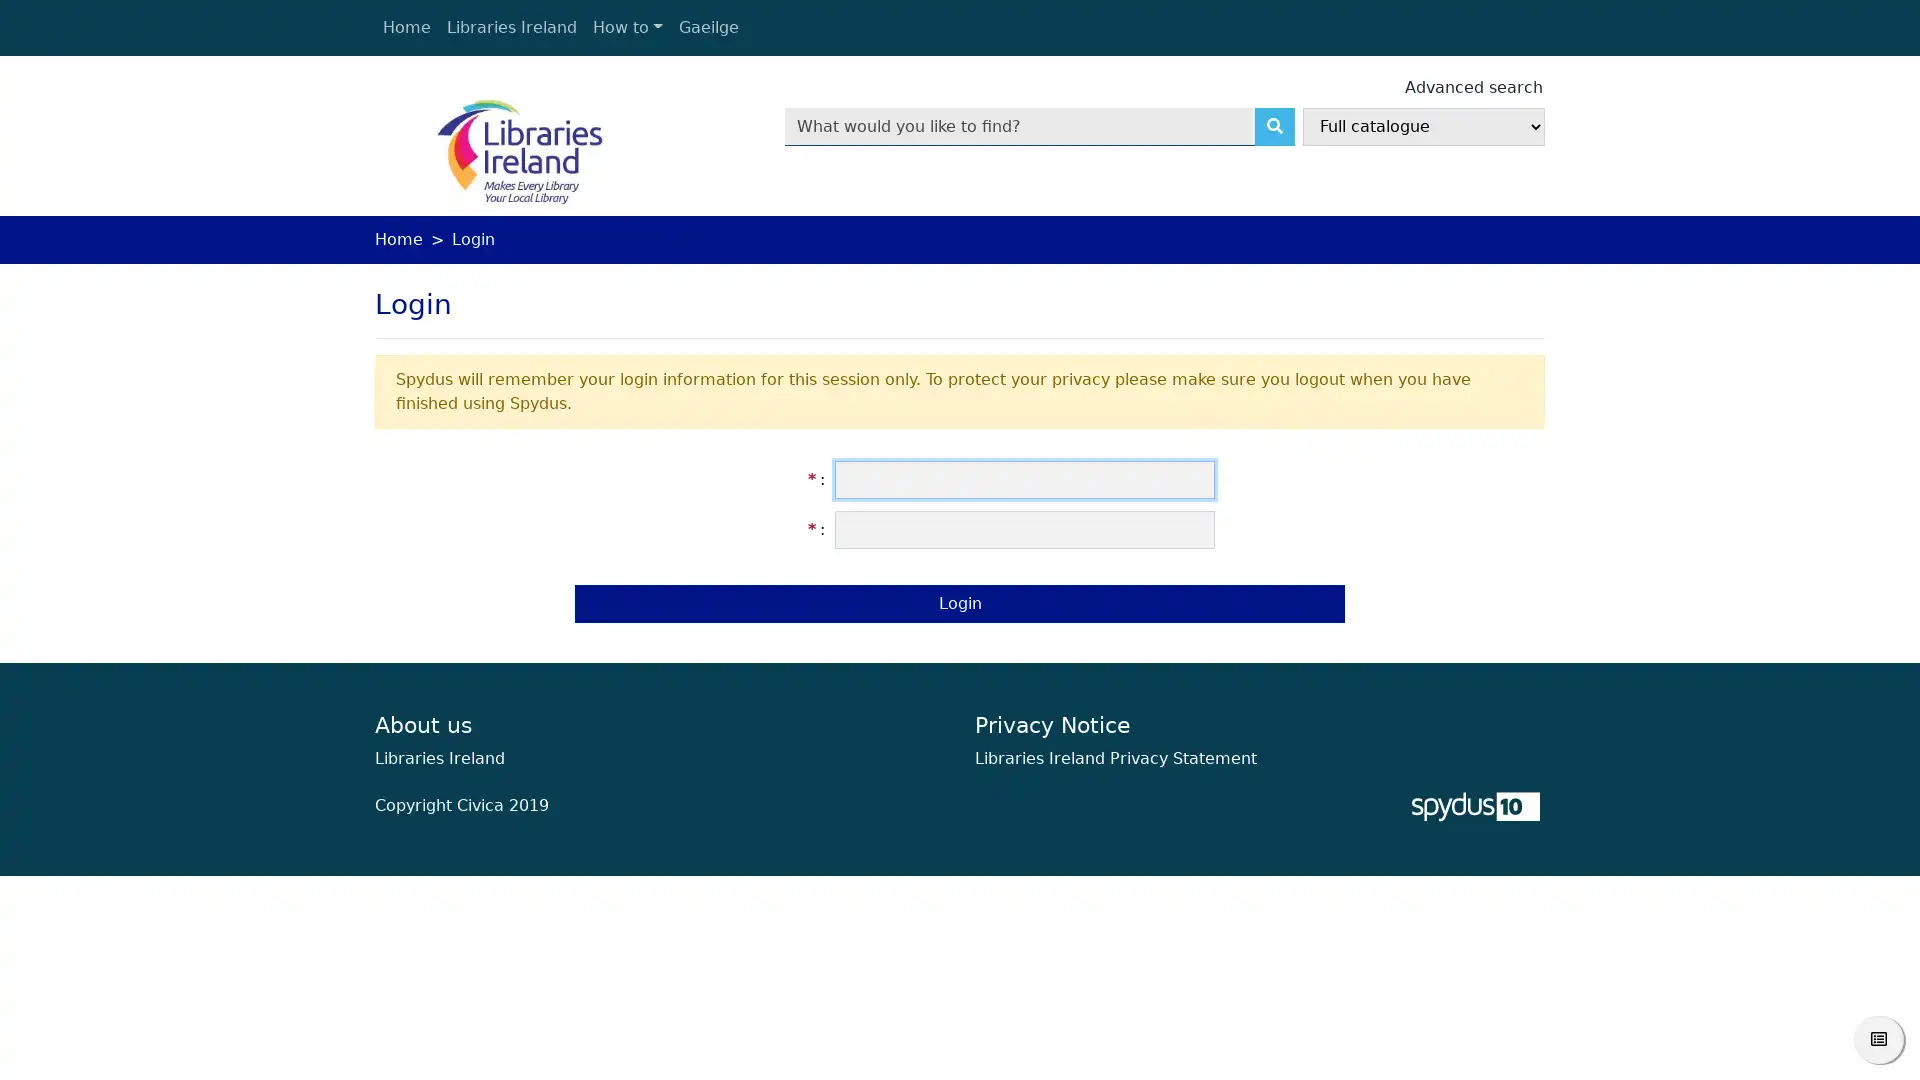 The height and width of the screenshot is (1080, 1920). What do you see at coordinates (960, 601) in the screenshot?
I see `Login` at bounding box center [960, 601].